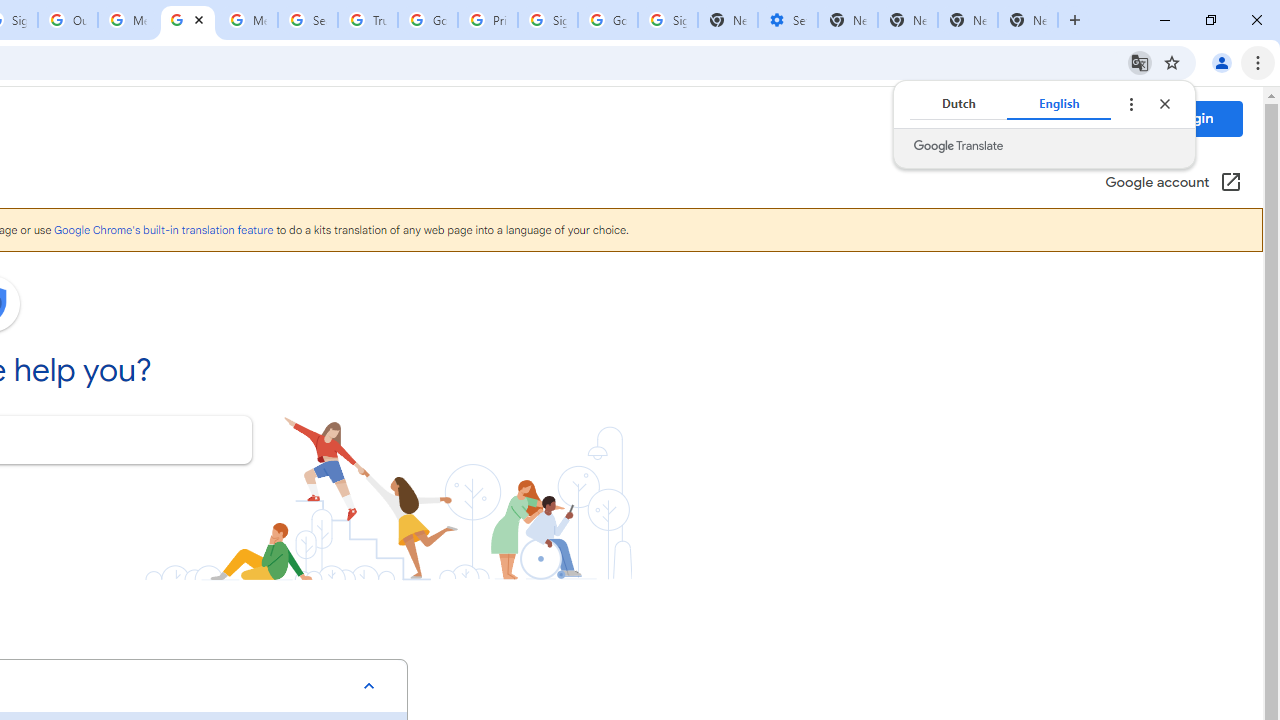 This screenshot has width=1280, height=720. What do you see at coordinates (1058, 104) in the screenshot?
I see `'English'` at bounding box center [1058, 104].